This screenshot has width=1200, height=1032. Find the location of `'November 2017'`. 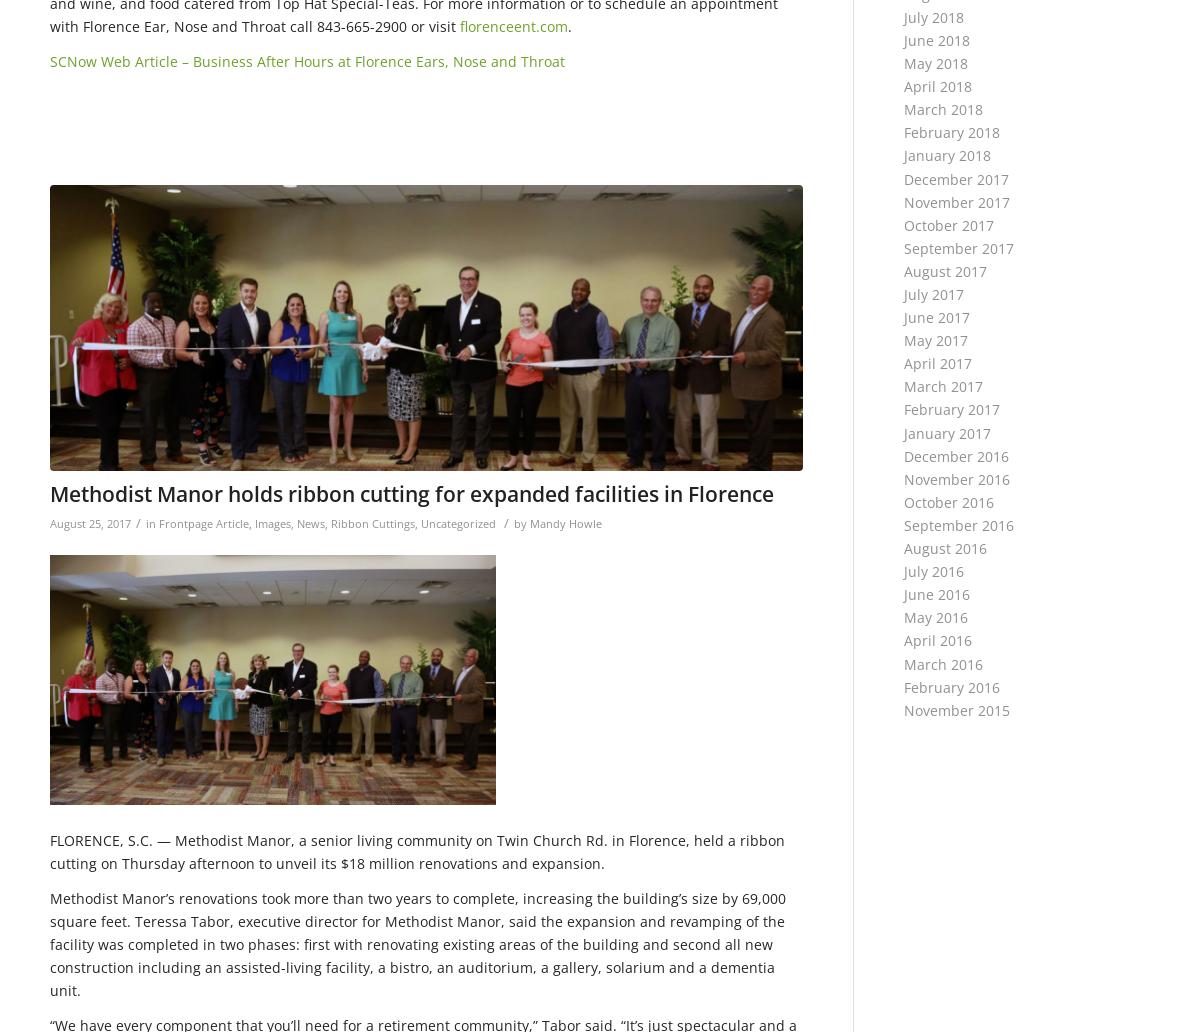

'November 2017' is located at coordinates (957, 200).